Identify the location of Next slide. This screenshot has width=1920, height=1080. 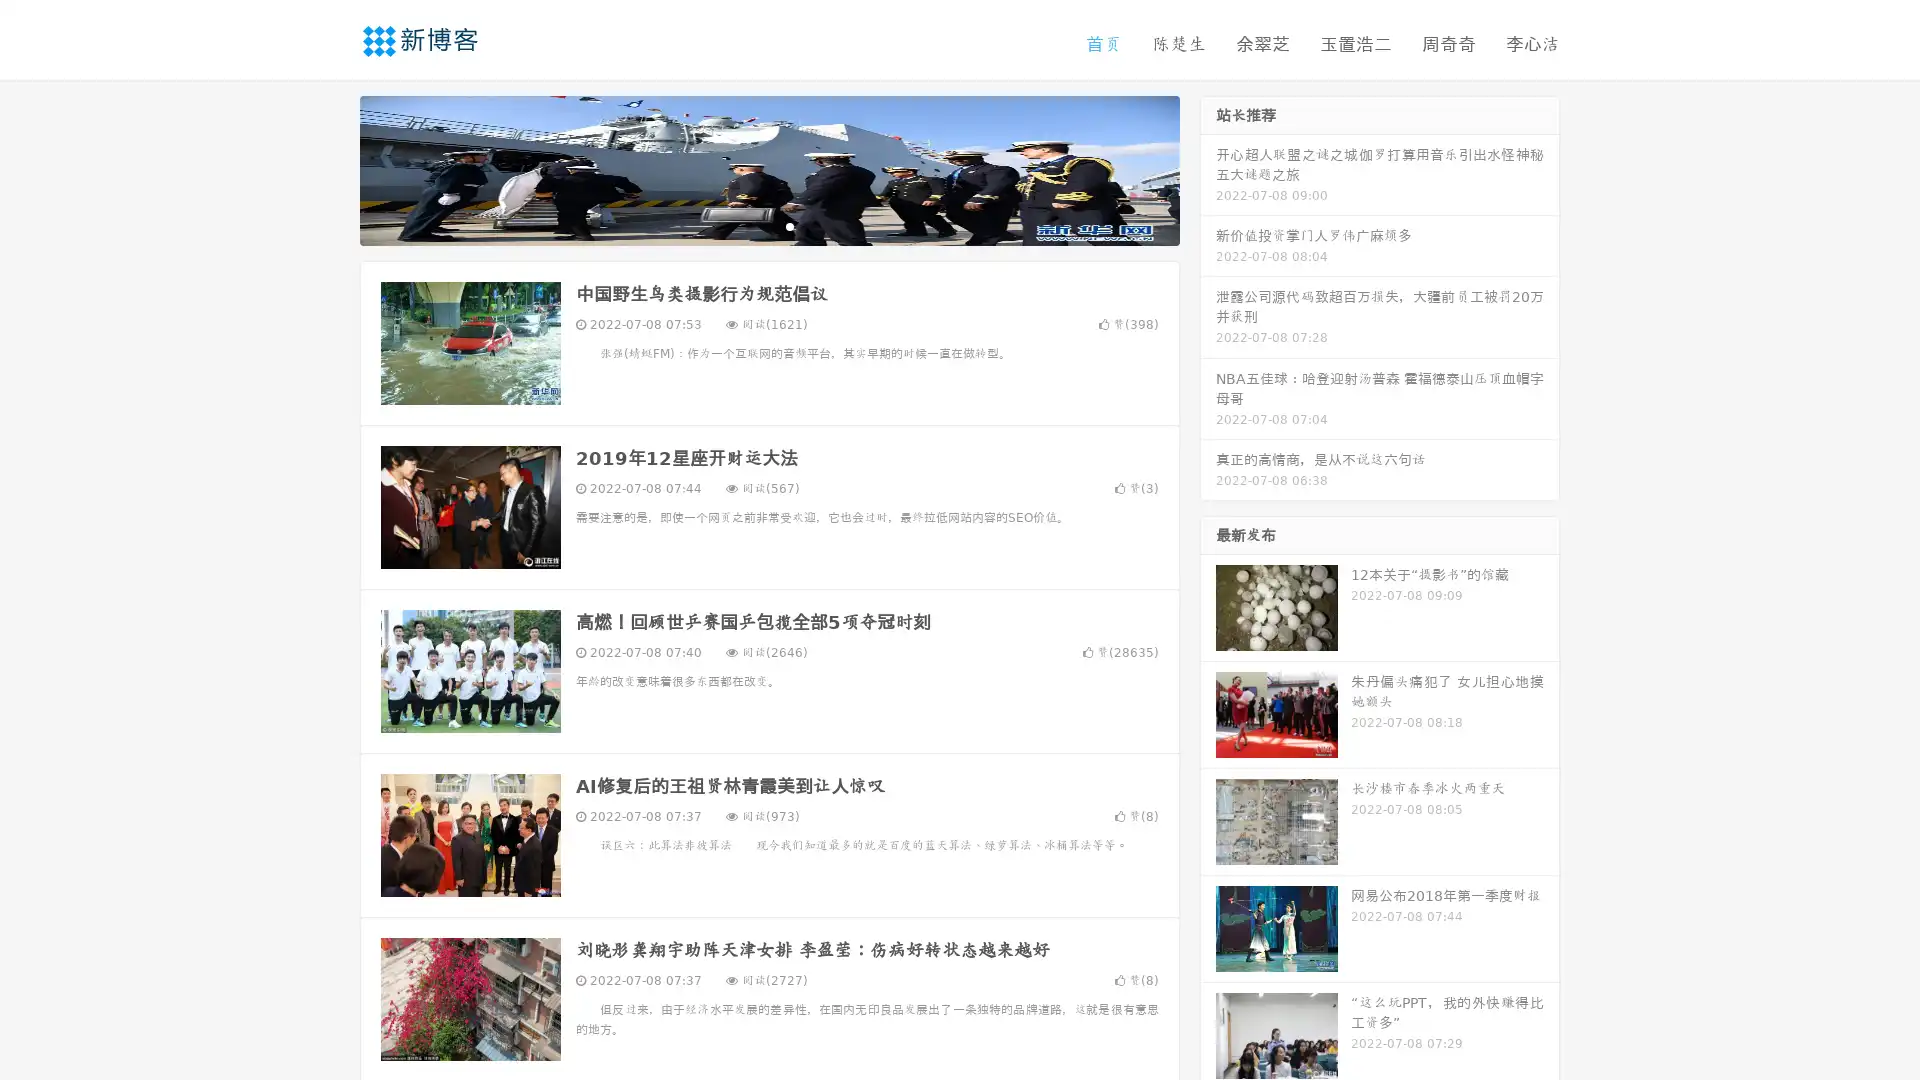
(1208, 168).